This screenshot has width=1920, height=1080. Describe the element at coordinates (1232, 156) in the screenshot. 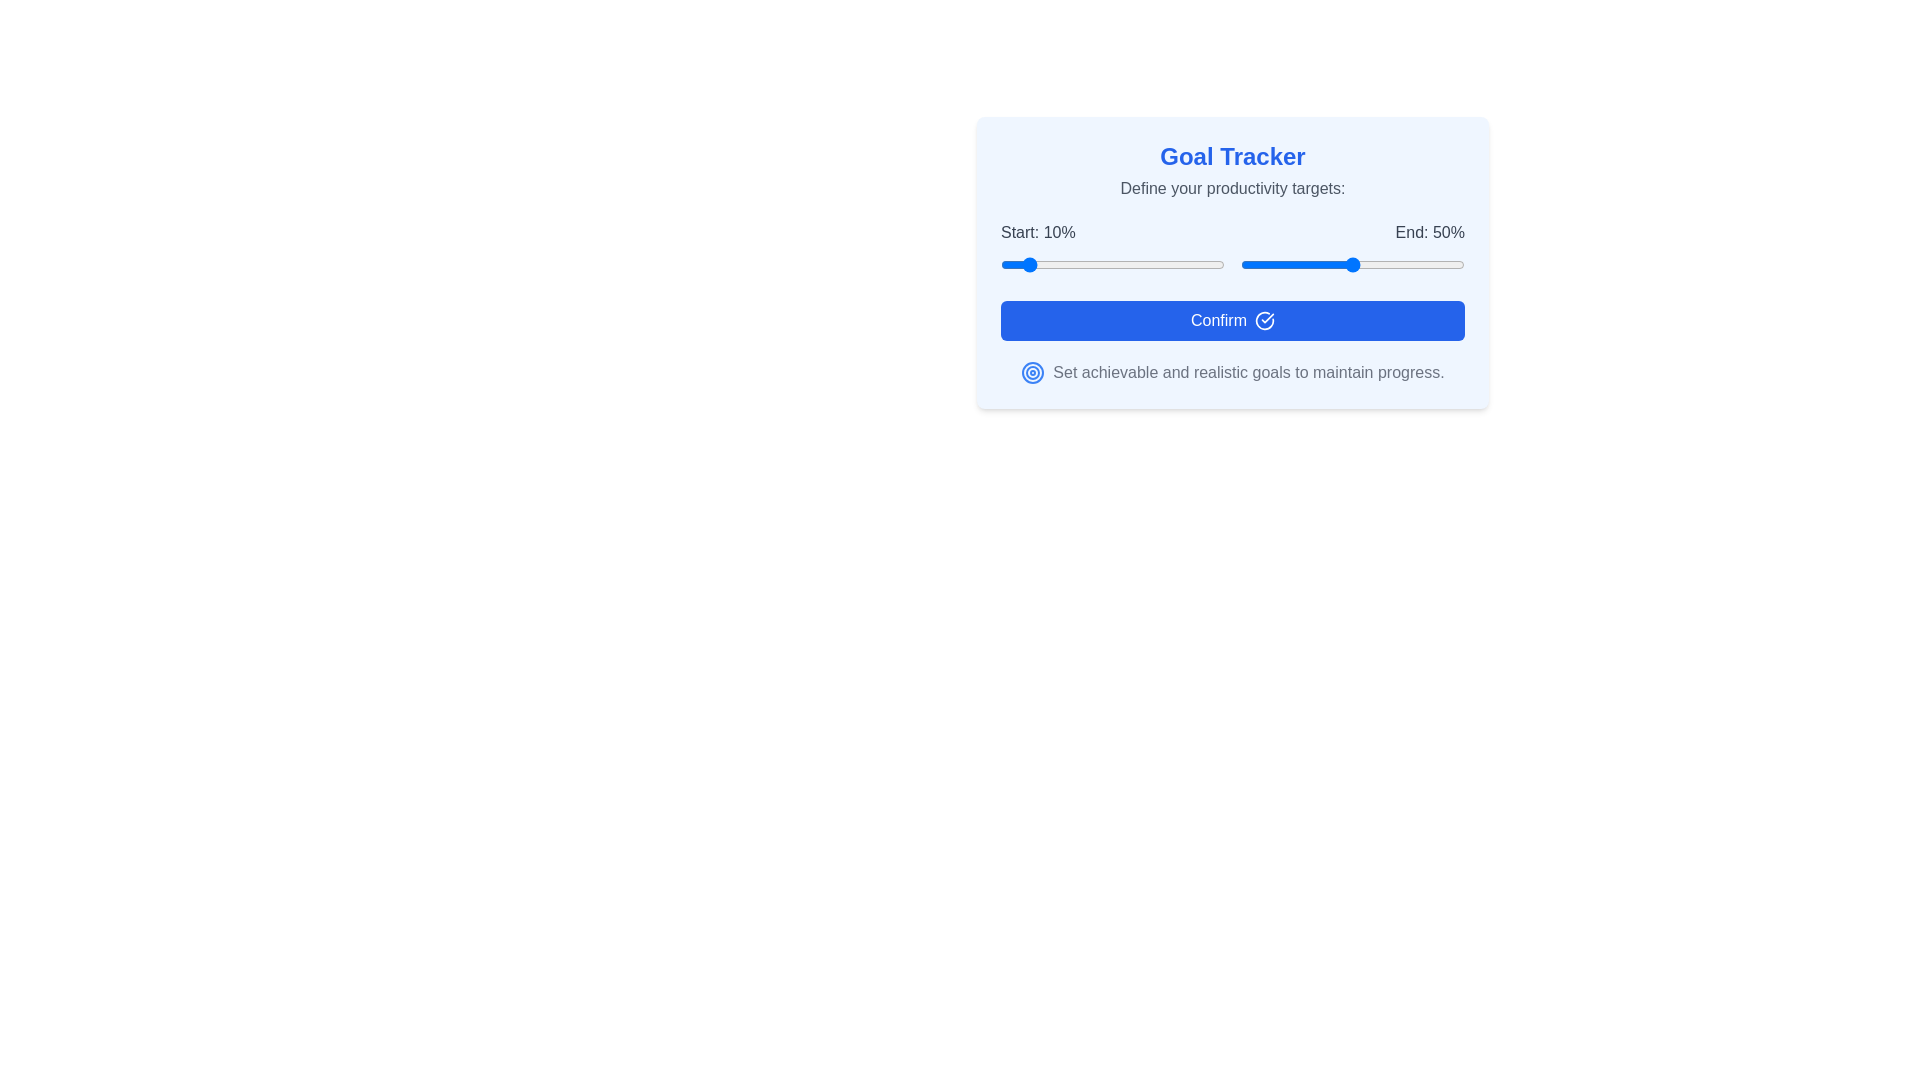

I see `the 'Goal Tracker' static text element, which is styled in bold, large blue text and is centered at the top of the productivity goal setting interface` at that location.